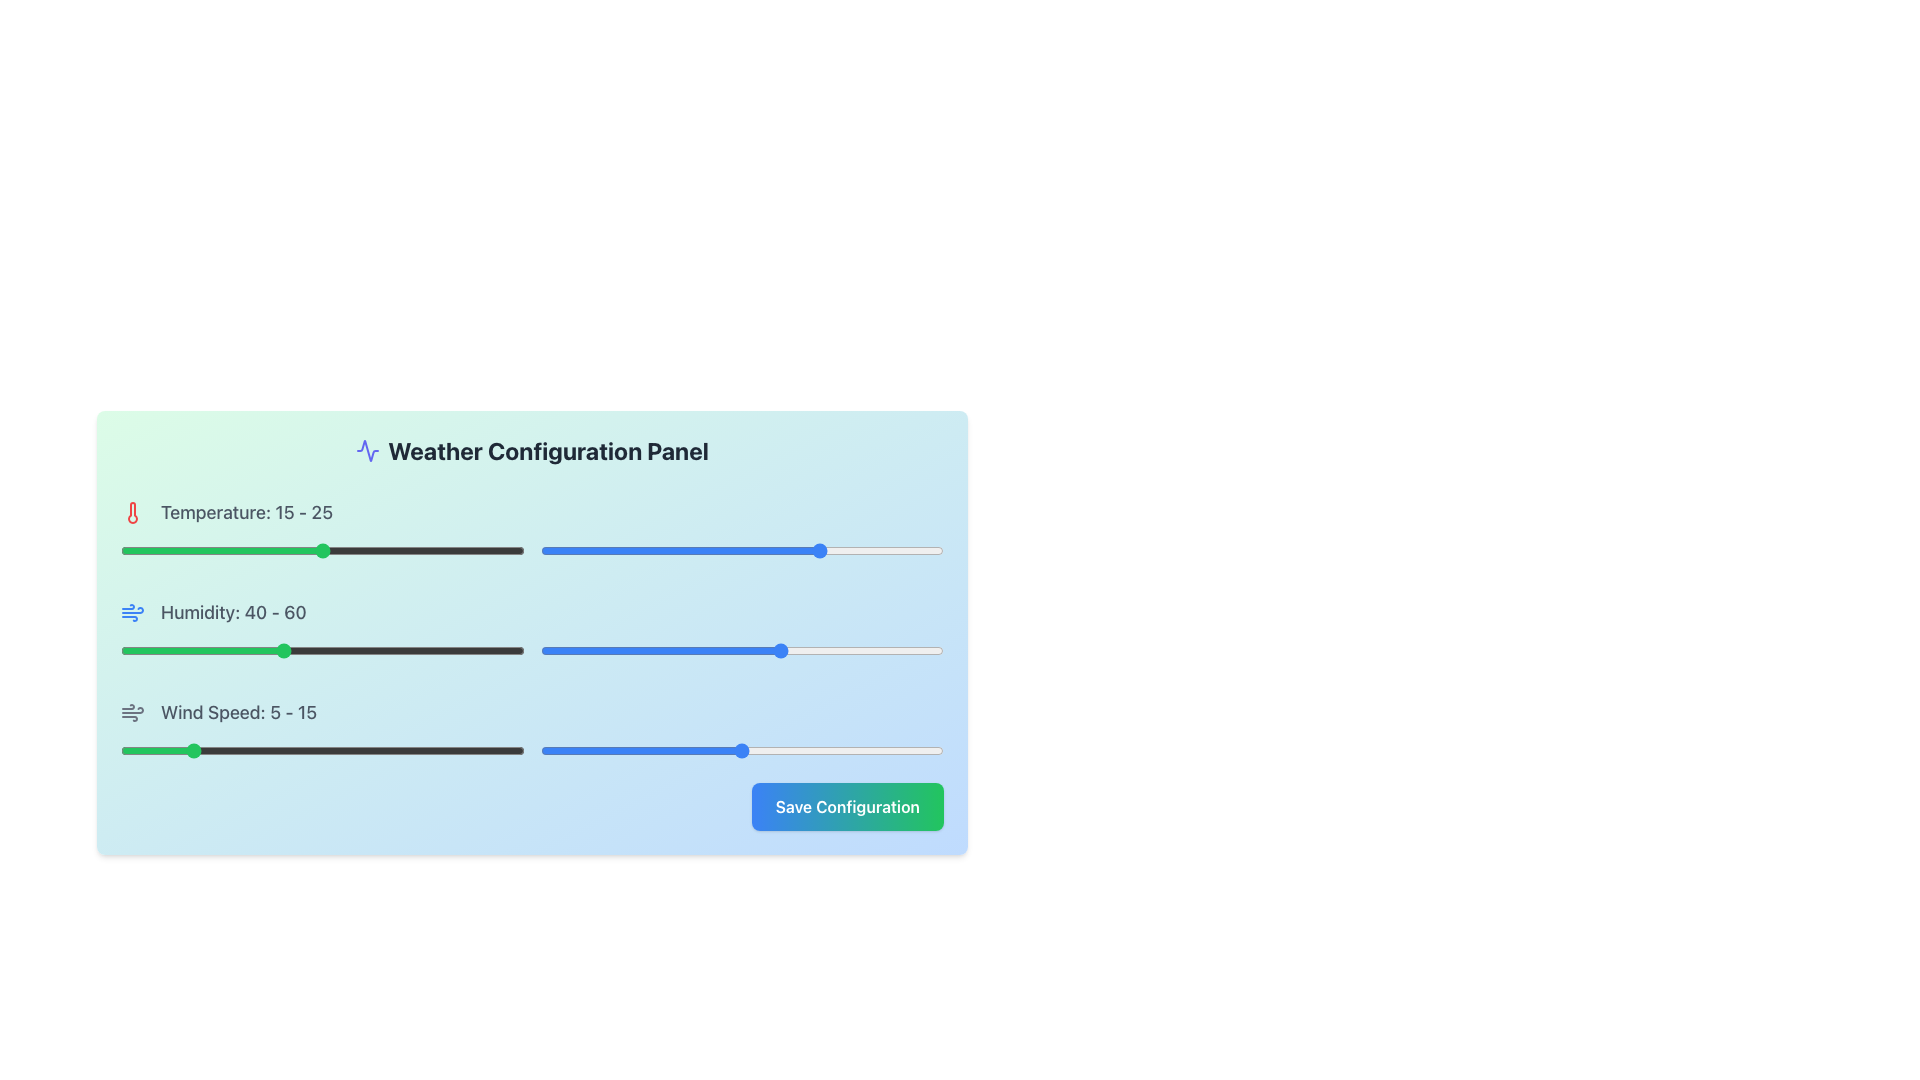 The image size is (1920, 1080). I want to click on value of the slider, so click(855, 551).